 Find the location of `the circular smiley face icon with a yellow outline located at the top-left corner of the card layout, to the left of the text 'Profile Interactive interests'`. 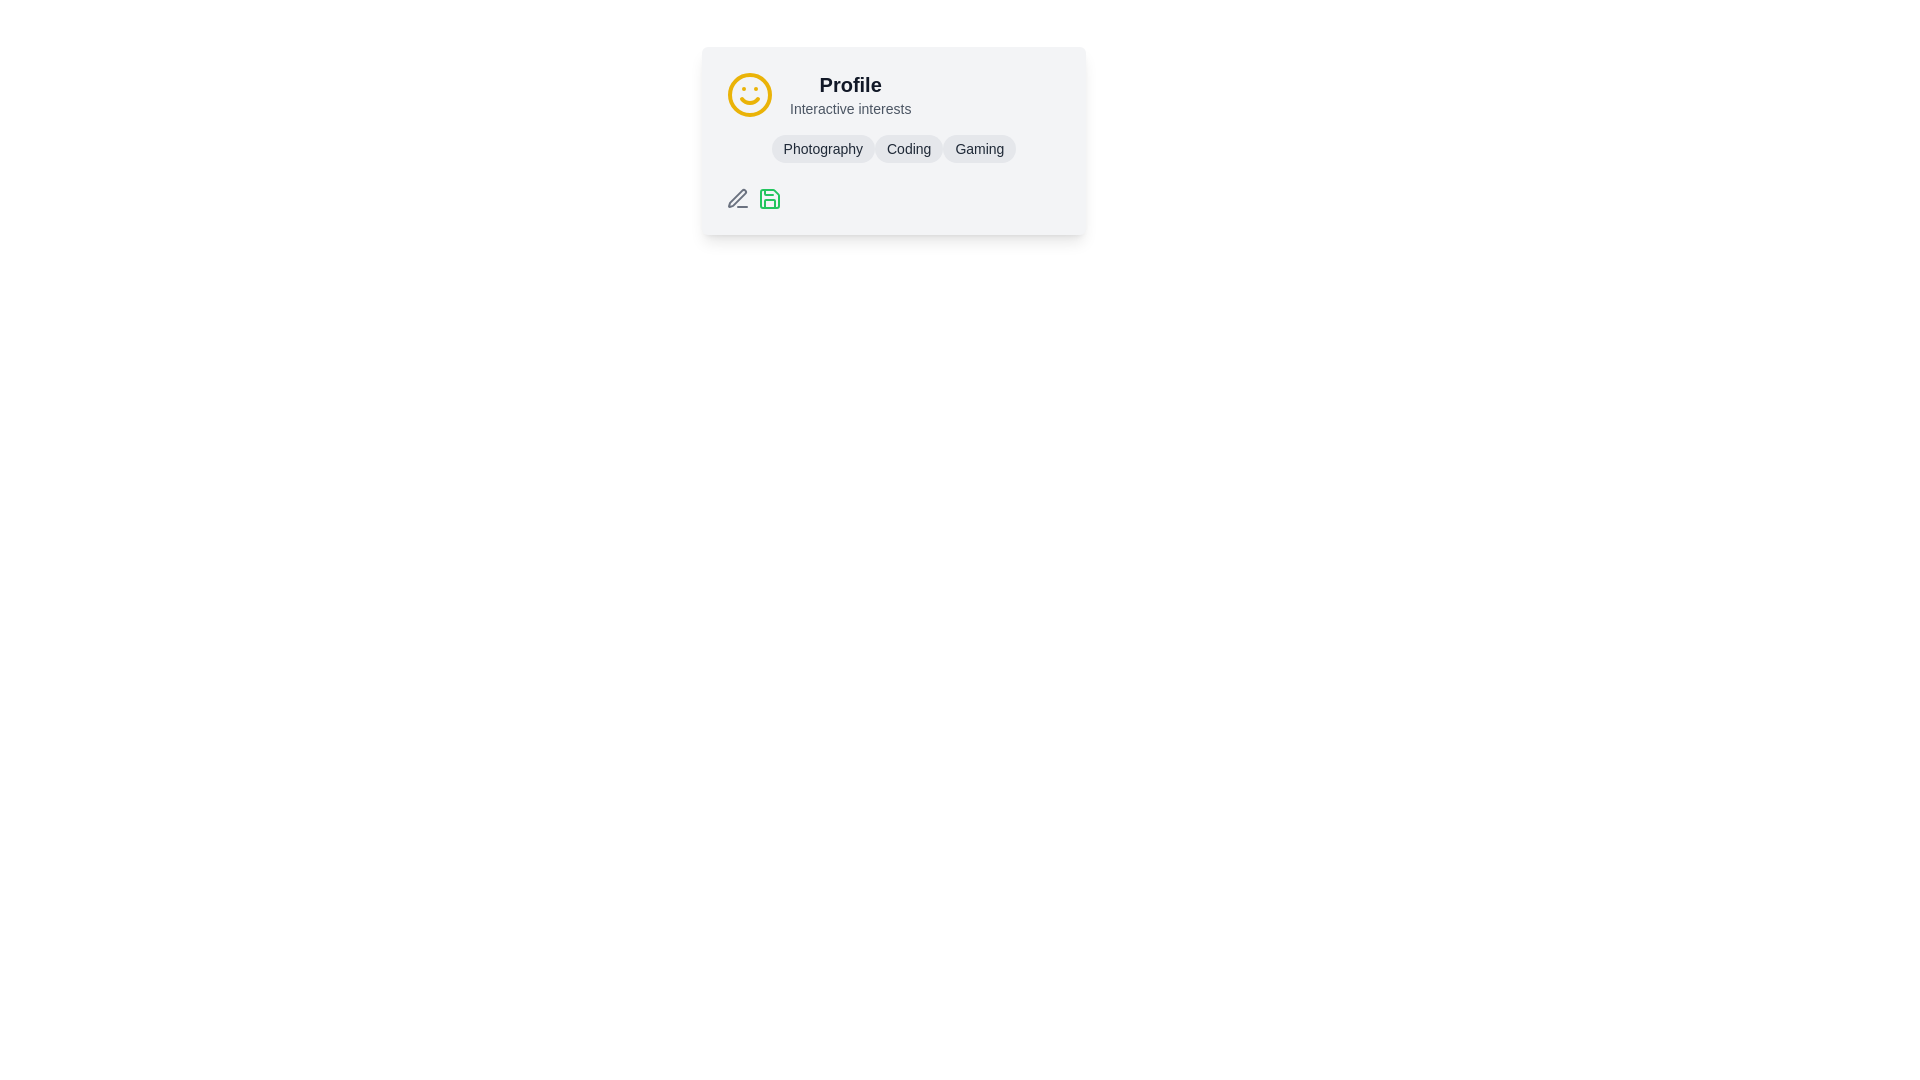

the circular smiley face icon with a yellow outline located at the top-left corner of the card layout, to the left of the text 'Profile Interactive interests' is located at coordinates (748, 95).